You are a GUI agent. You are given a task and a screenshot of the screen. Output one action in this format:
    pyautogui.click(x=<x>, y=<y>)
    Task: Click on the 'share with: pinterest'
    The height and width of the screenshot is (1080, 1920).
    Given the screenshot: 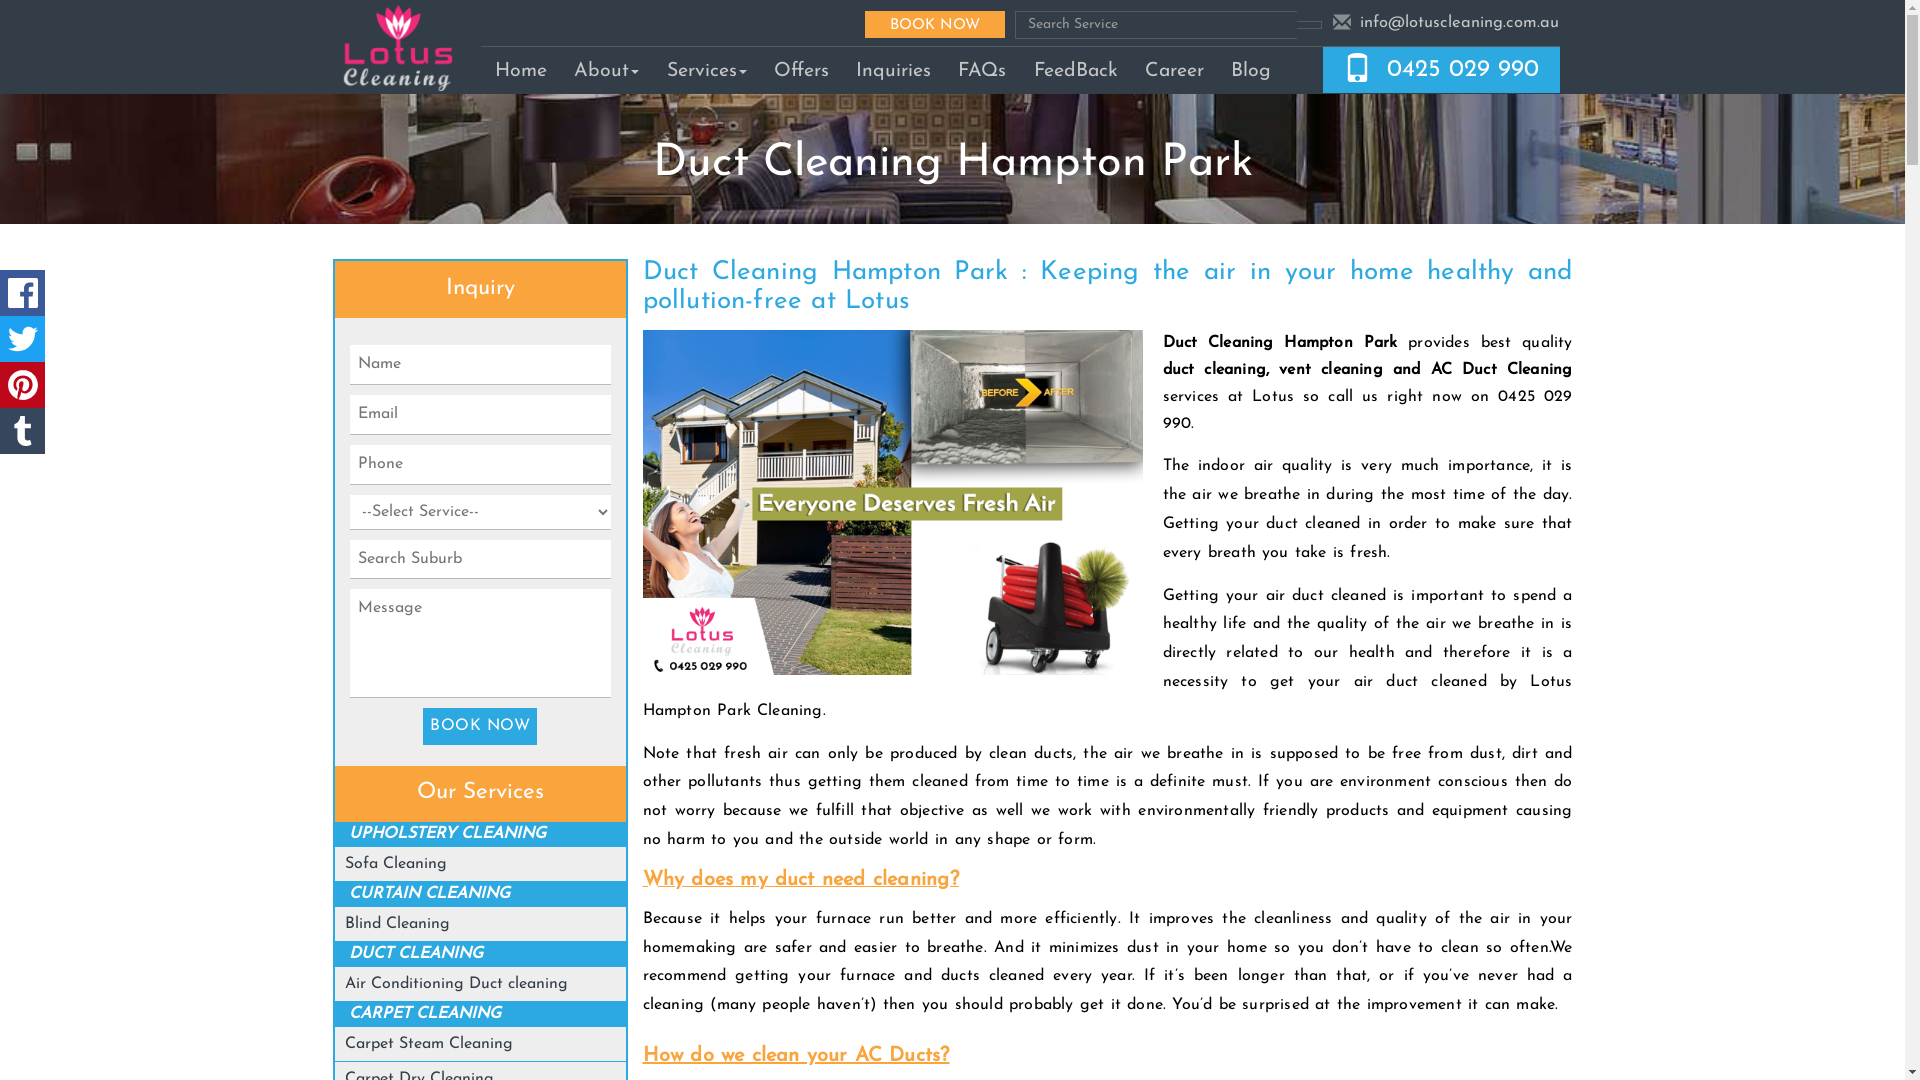 What is the action you would take?
    pyautogui.click(x=22, y=385)
    